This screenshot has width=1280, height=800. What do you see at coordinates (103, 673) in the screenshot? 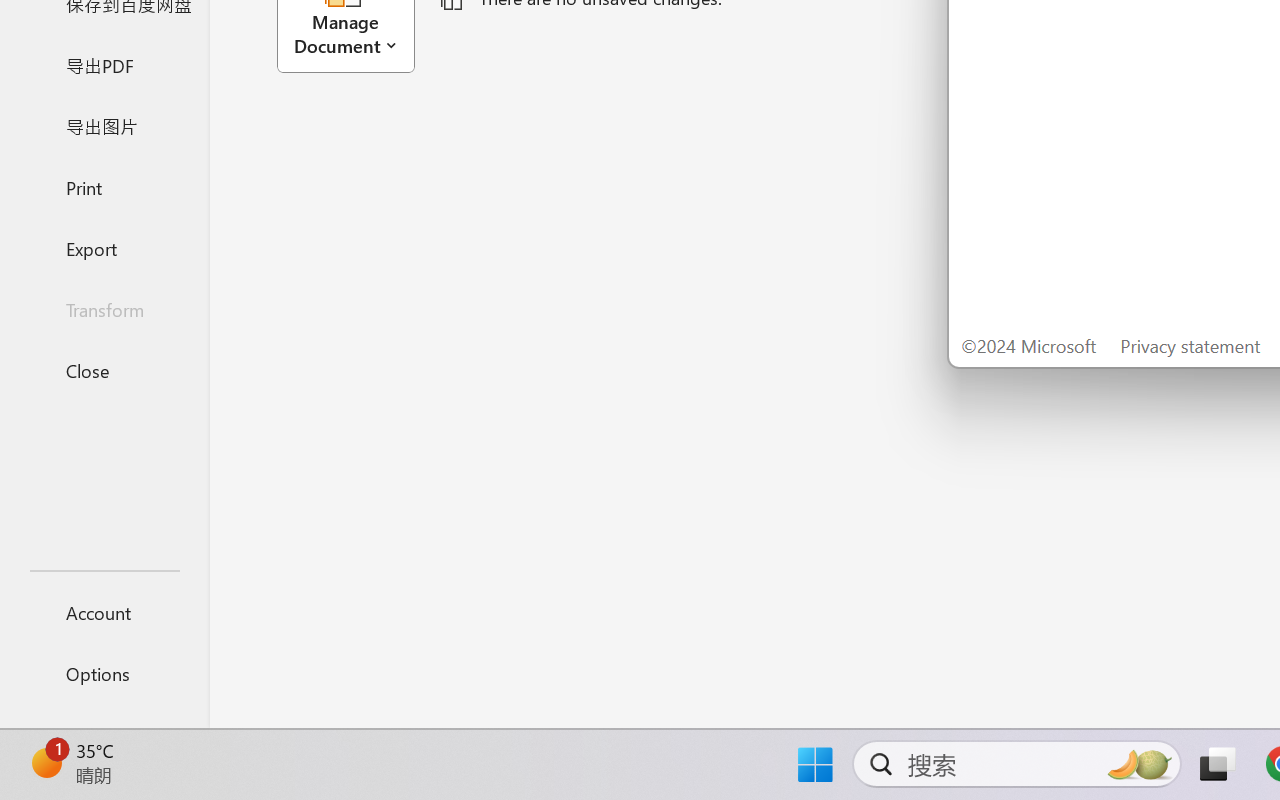
I see `'Options'` at bounding box center [103, 673].